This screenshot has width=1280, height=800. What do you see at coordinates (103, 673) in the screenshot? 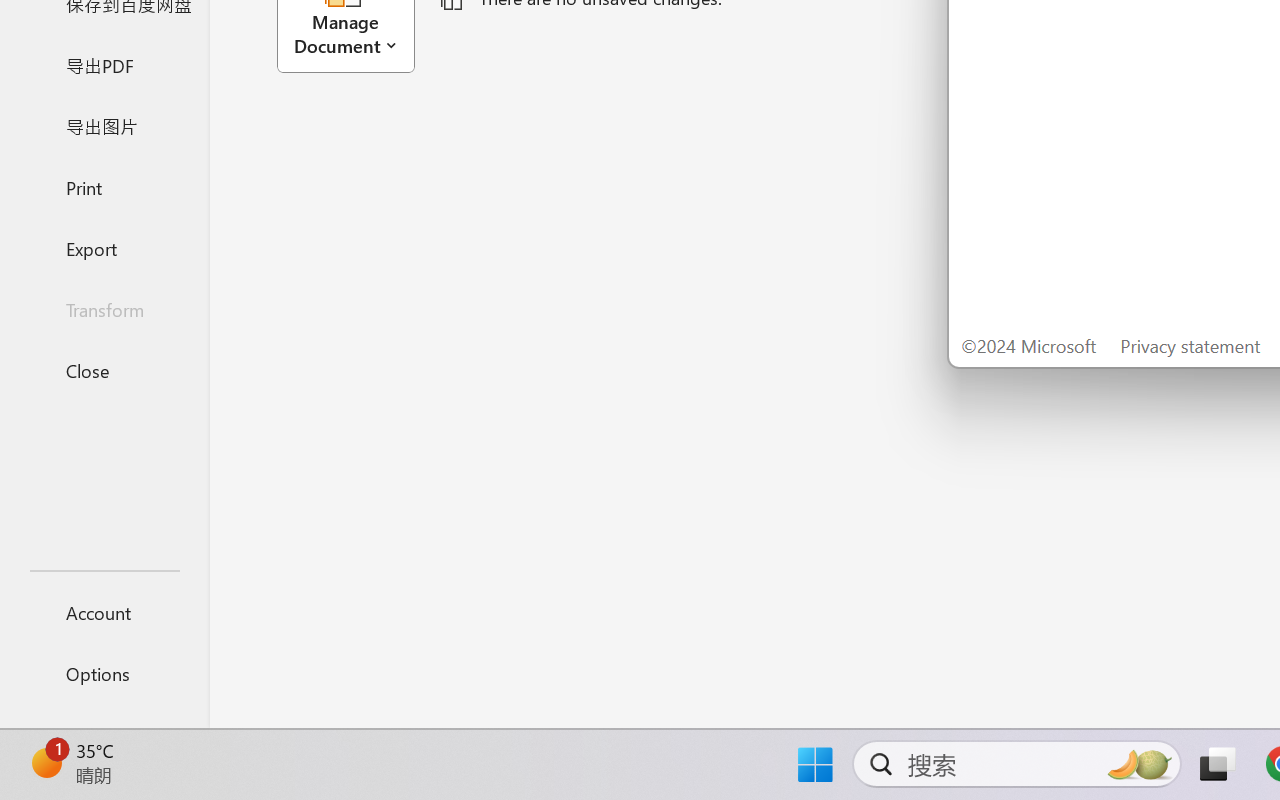
I see `'Options'` at bounding box center [103, 673].